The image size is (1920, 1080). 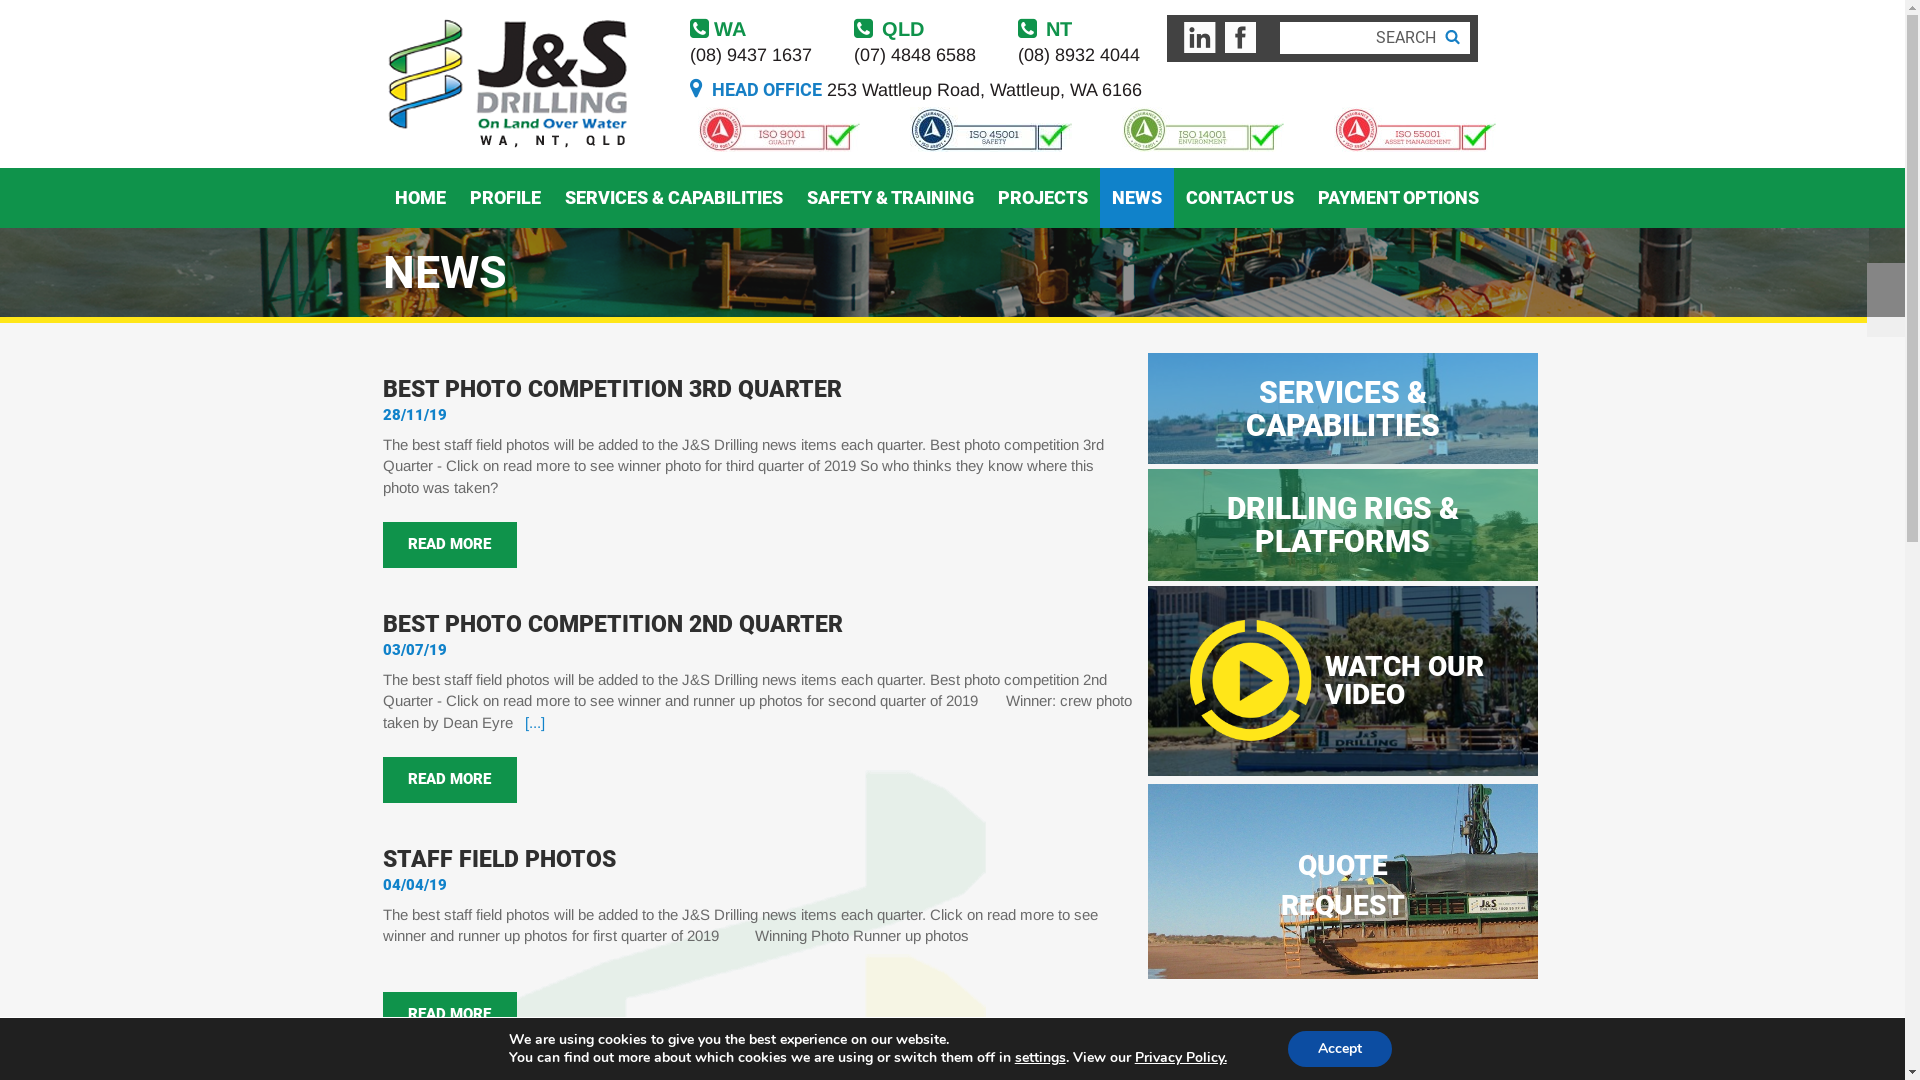 What do you see at coordinates (1397, 197) in the screenshot?
I see `'PAYMENT OPTIONS'` at bounding box center [1397, 197].